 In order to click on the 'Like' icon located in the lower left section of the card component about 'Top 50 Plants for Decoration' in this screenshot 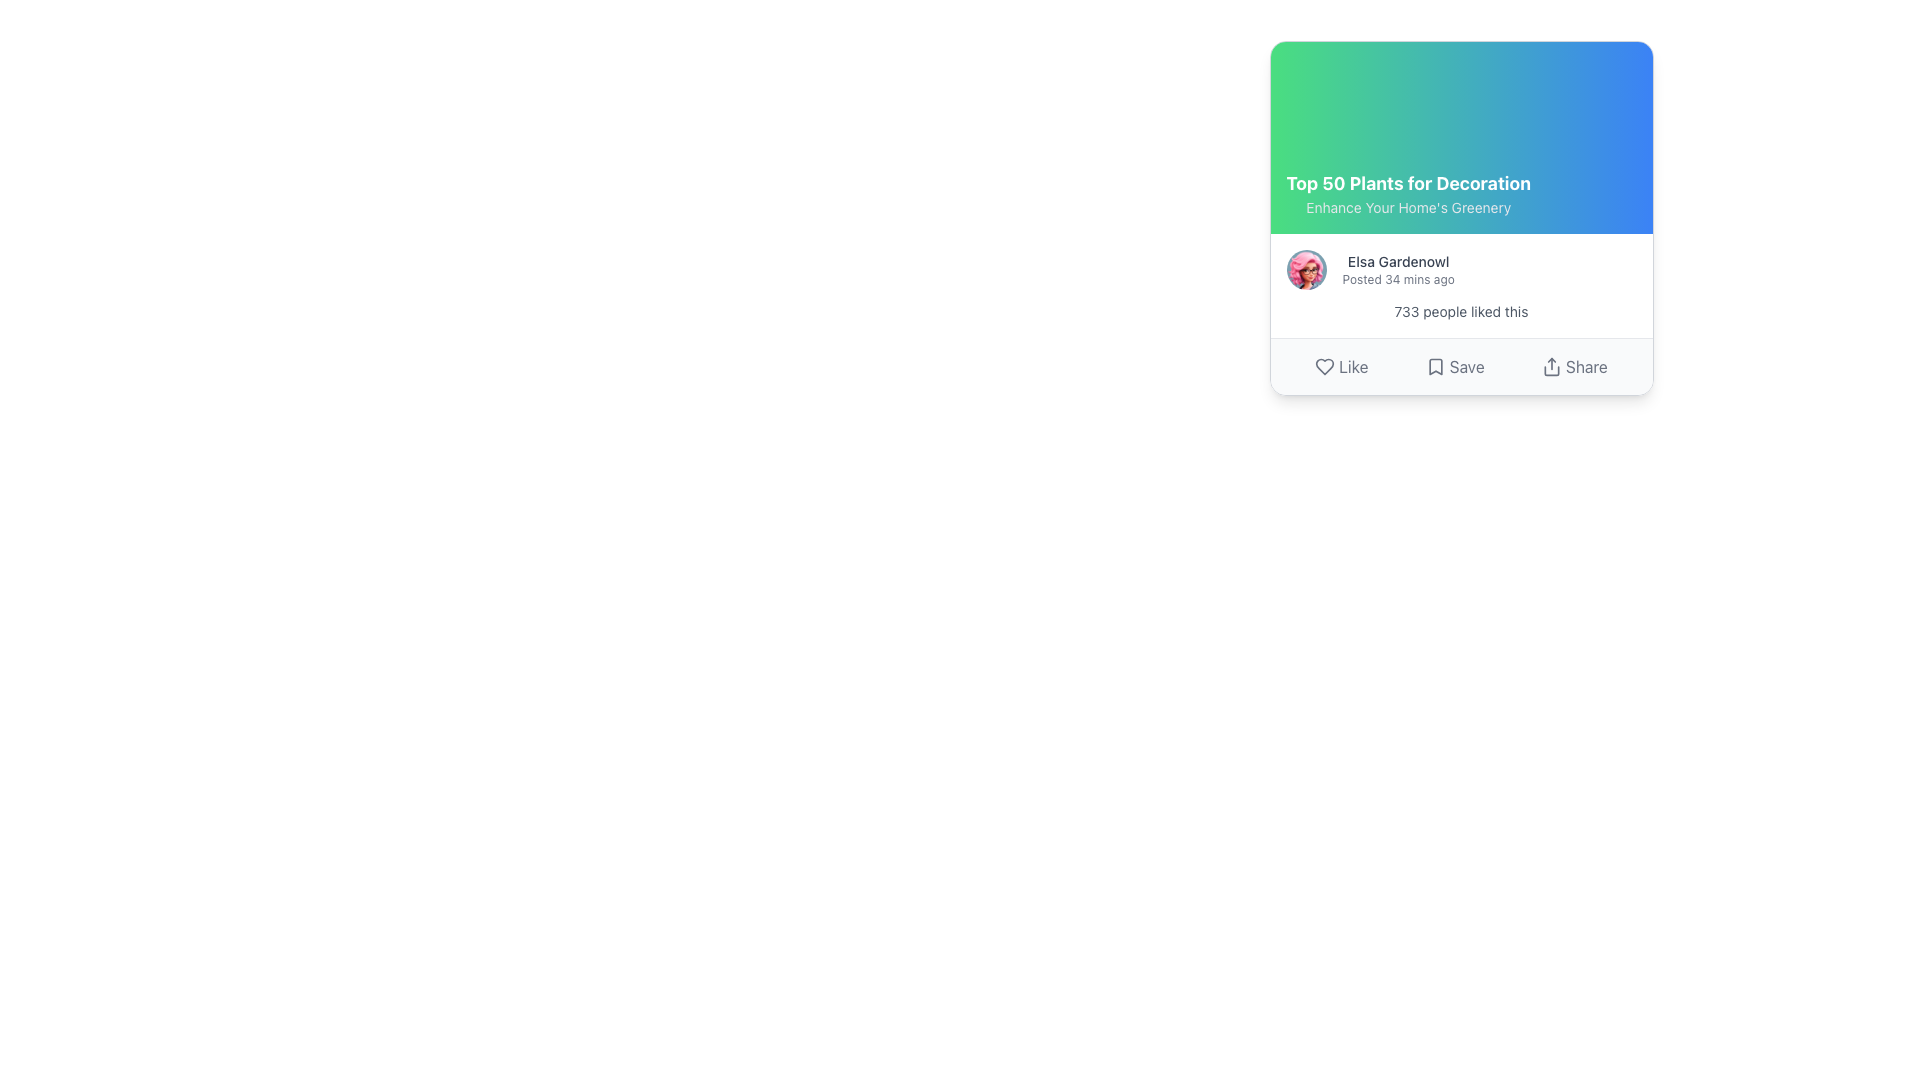, I will do `click(1325, 366)`.